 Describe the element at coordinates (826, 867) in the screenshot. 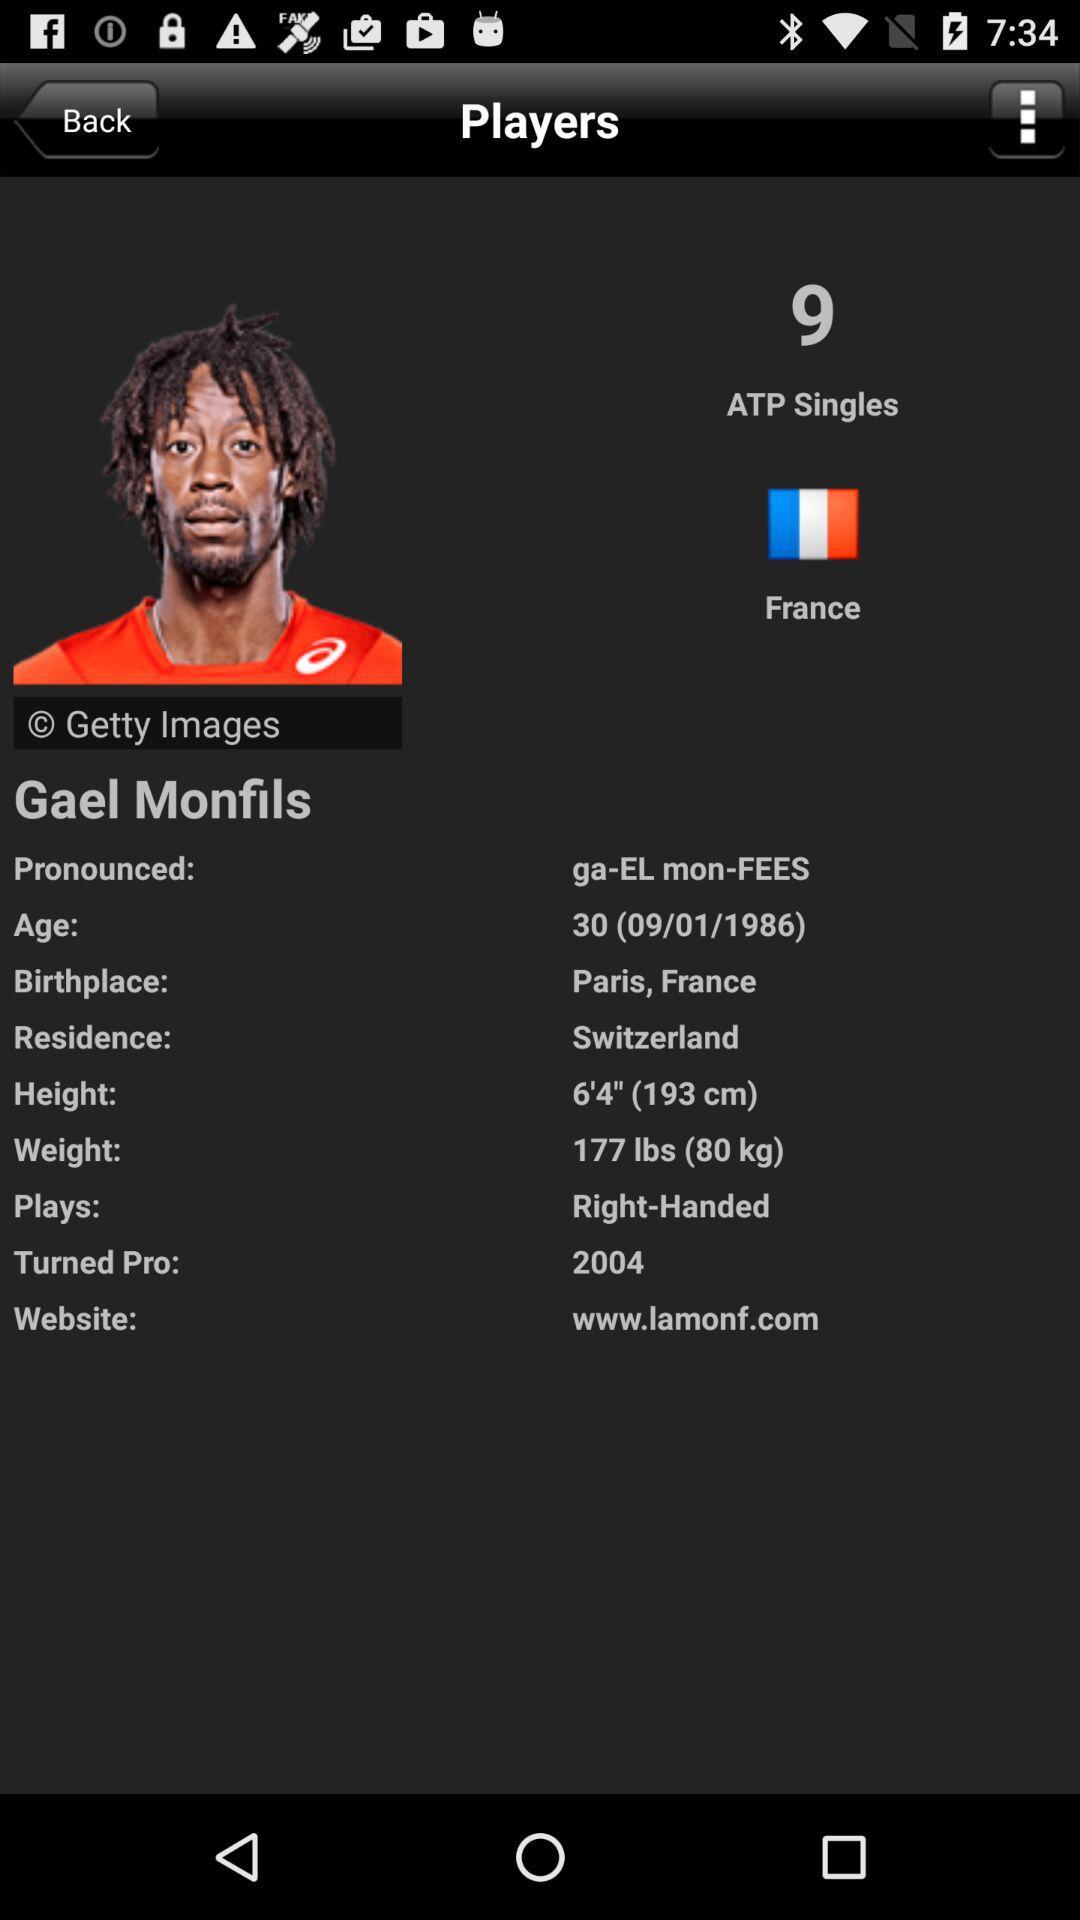

I see `ga el mon icon` at that location.